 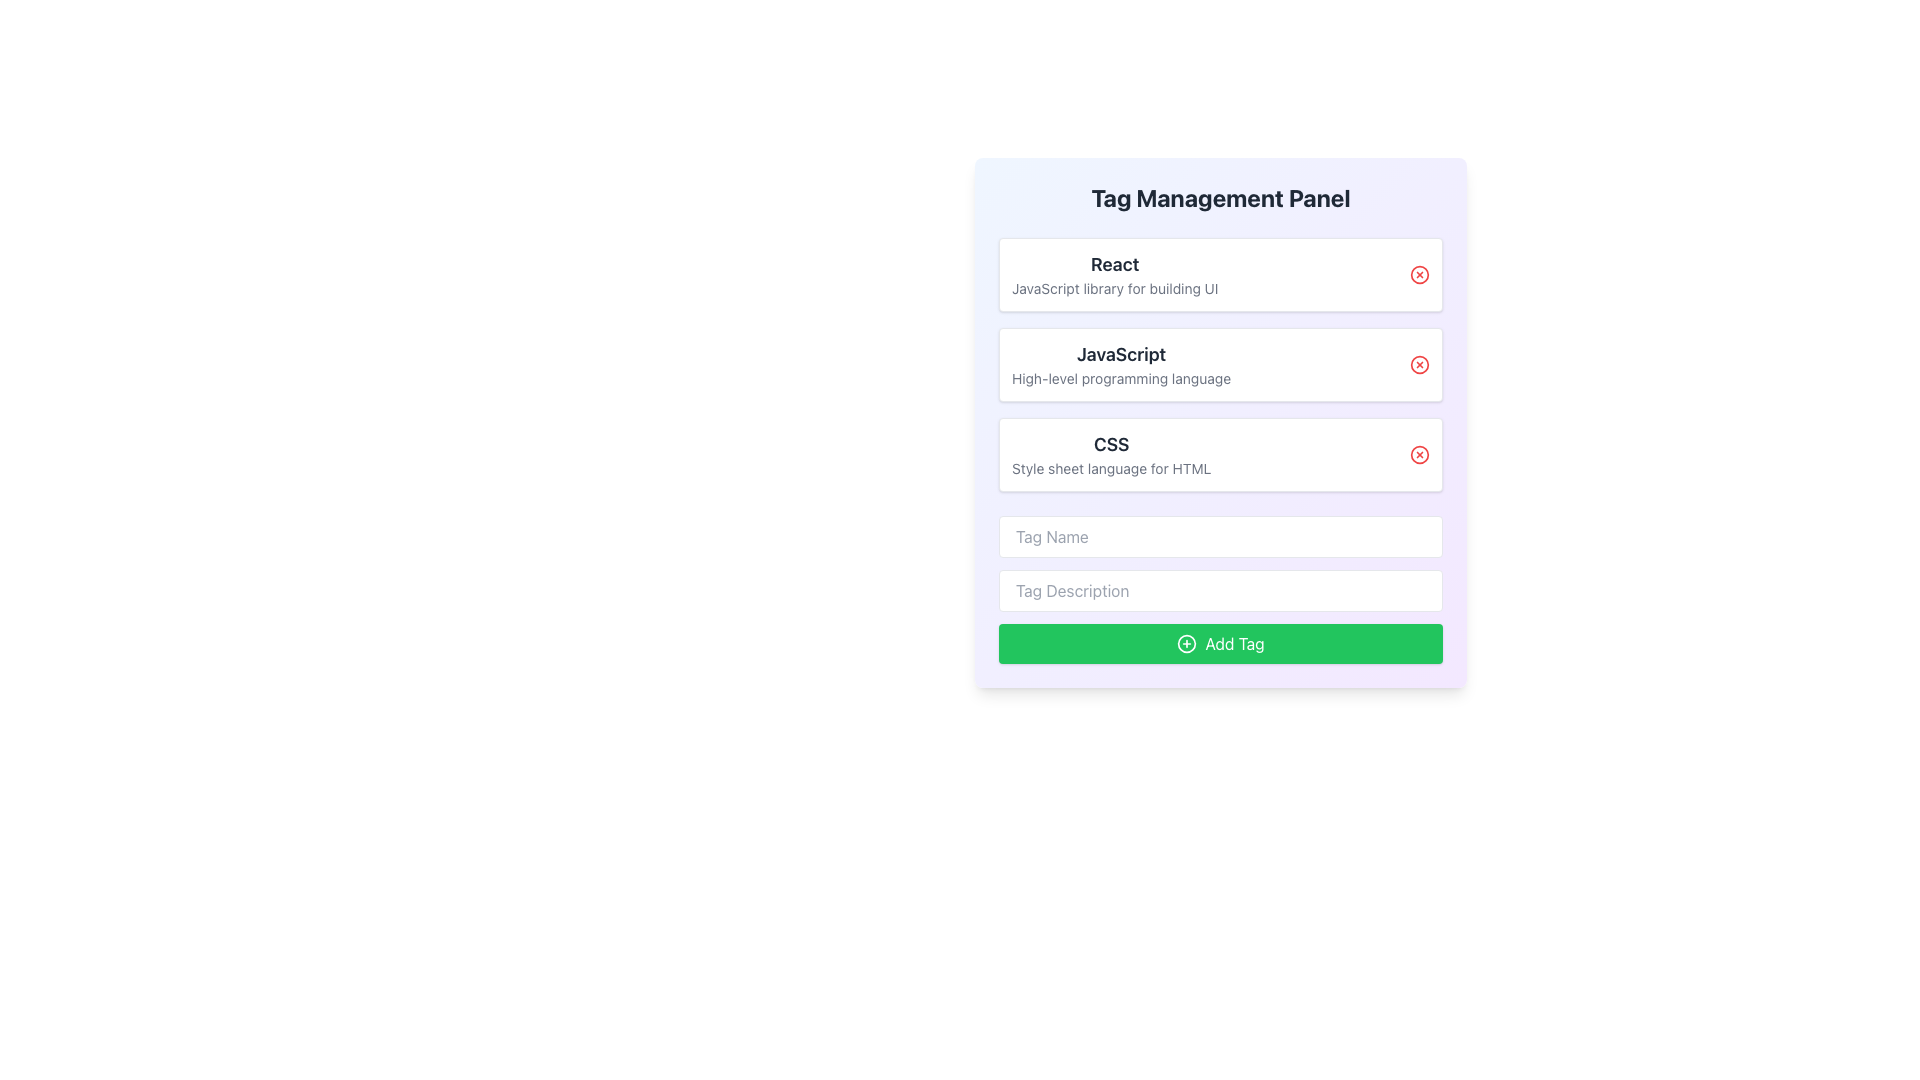 I want to click on text from the Text Header located at the top-center of the panel, which serves as a title or heading for the interface below, so click(x=1219, y=197).